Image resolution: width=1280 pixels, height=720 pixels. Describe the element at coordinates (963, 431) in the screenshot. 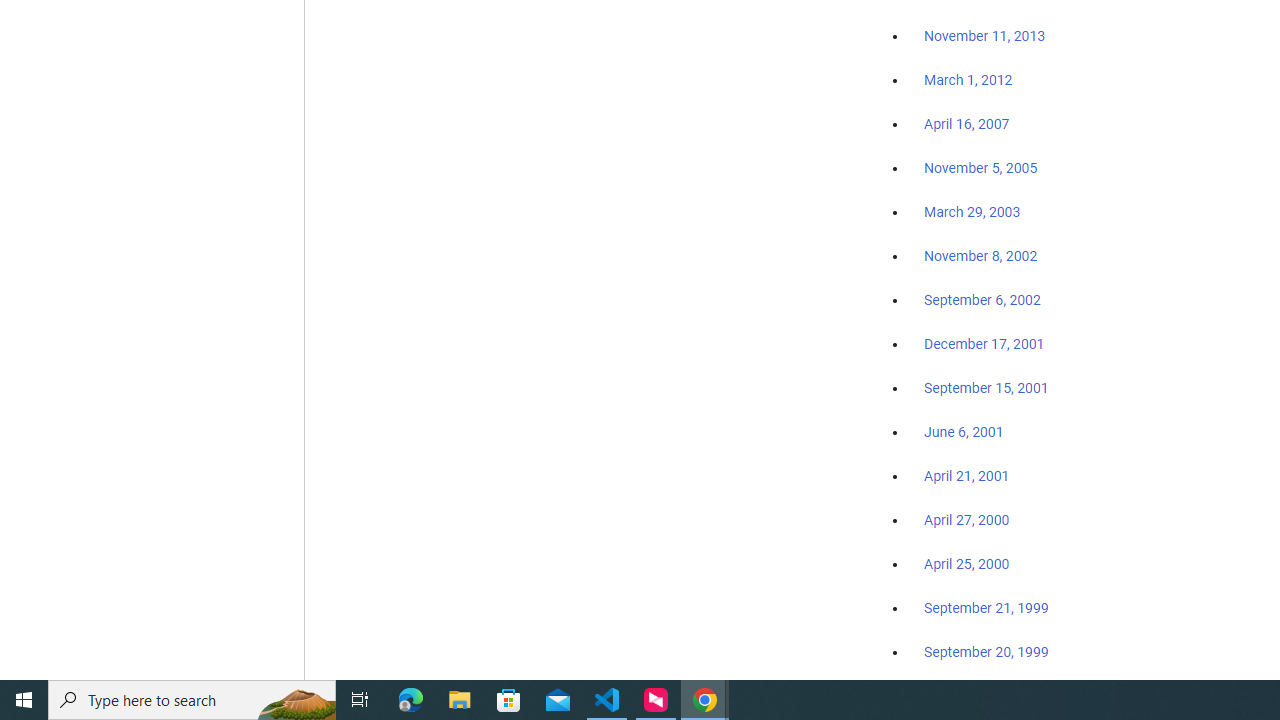

I see `'June 6, 2001'` at that location.